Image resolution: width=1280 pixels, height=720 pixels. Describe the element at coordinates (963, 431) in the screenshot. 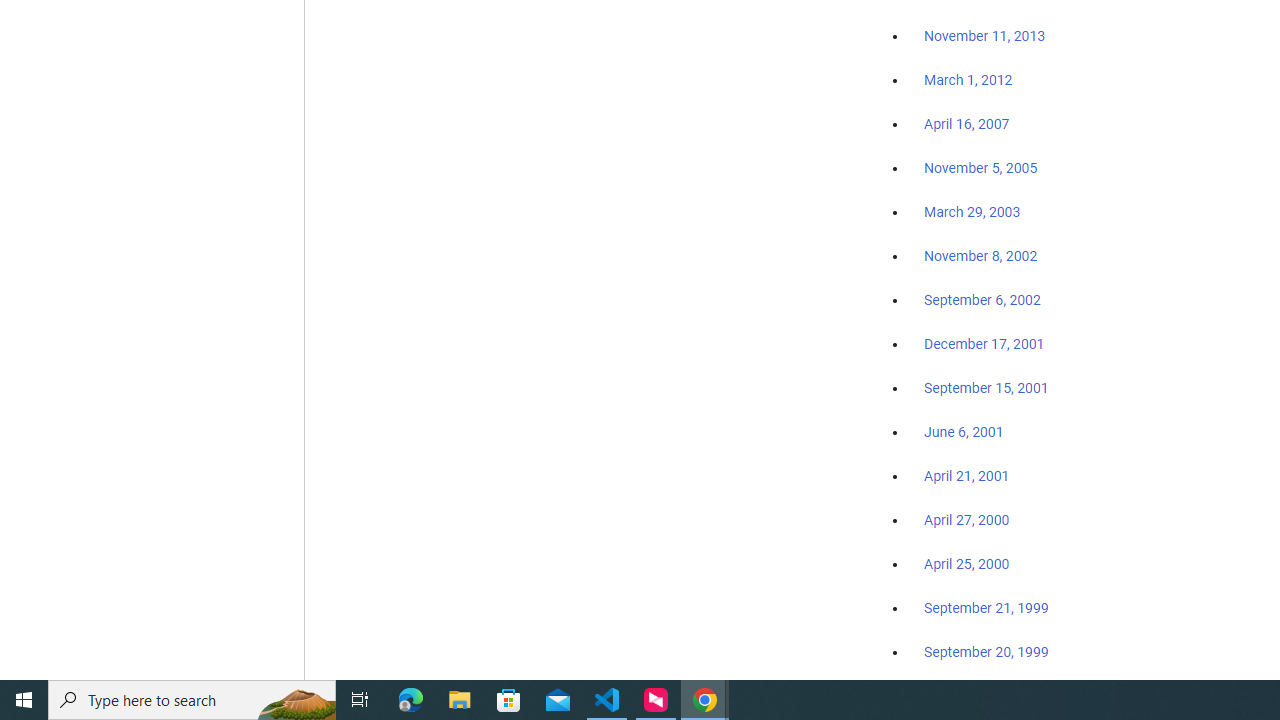

I see `'June 6, 2001'` at that location.